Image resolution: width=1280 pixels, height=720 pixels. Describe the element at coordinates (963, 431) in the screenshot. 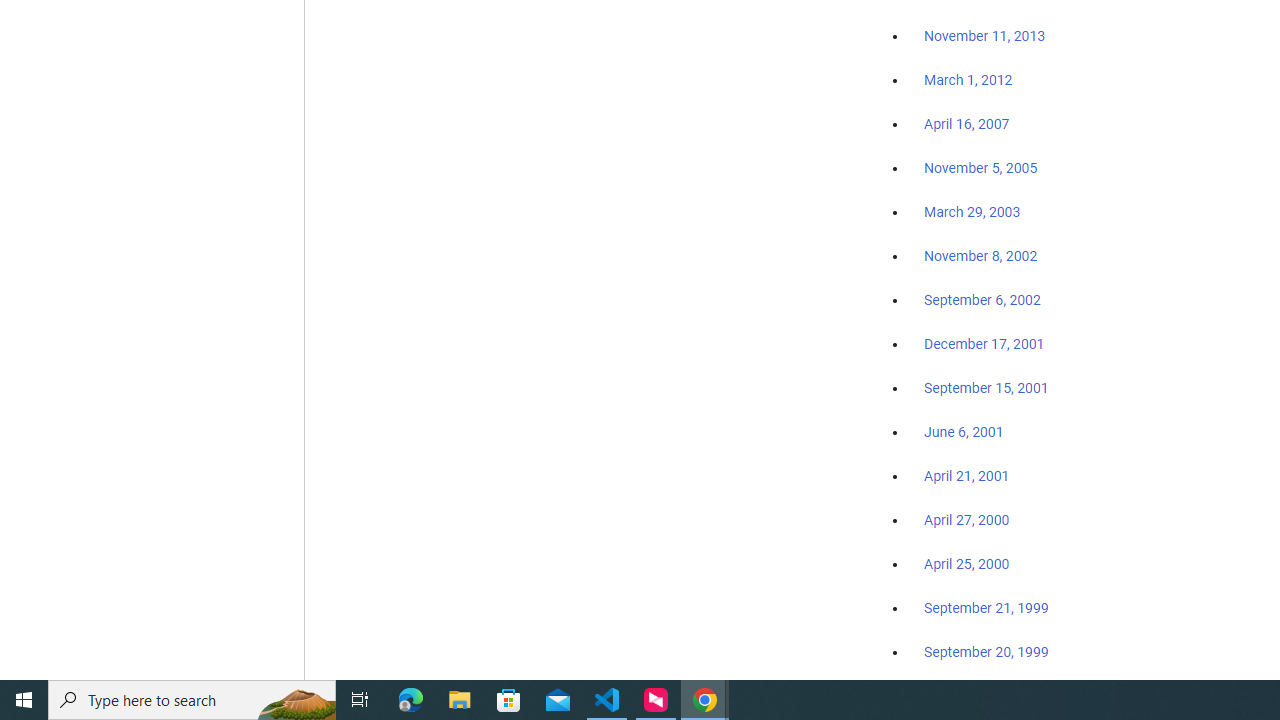

I see `'June 6, 2001'` at that location.